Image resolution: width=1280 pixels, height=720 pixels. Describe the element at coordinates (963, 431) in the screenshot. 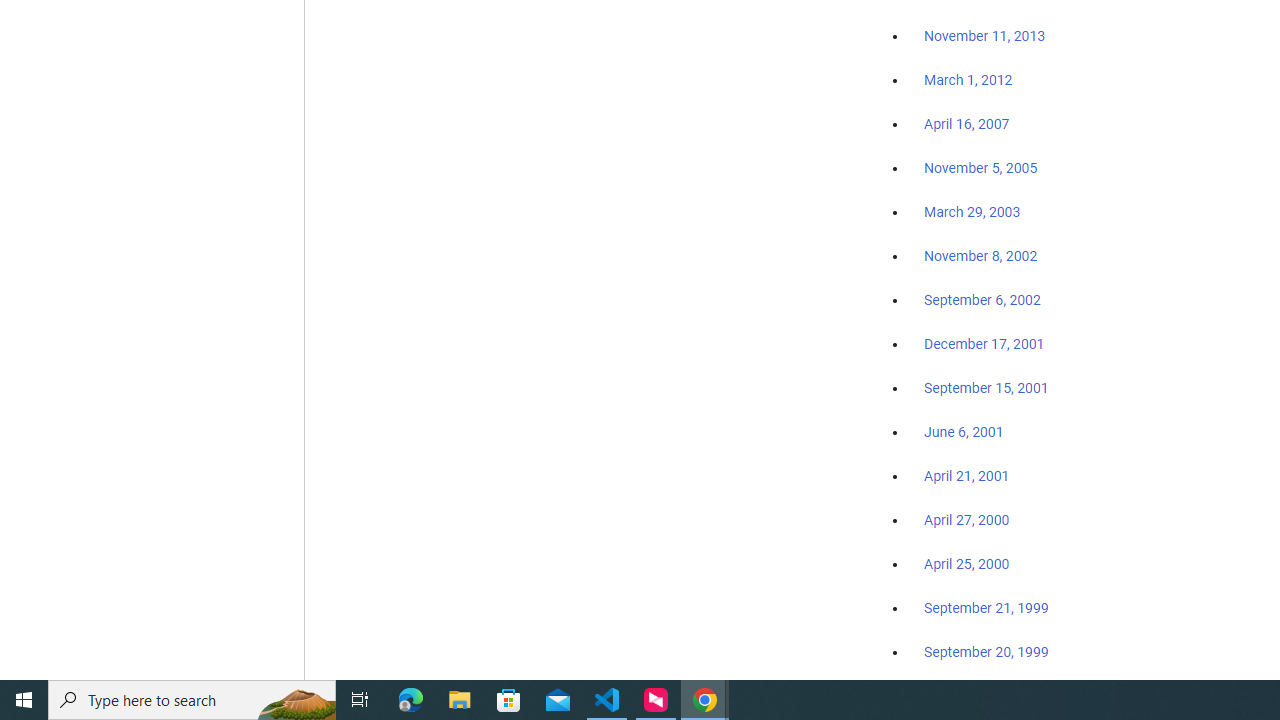

I see `'June 6, 2001'` at that location.